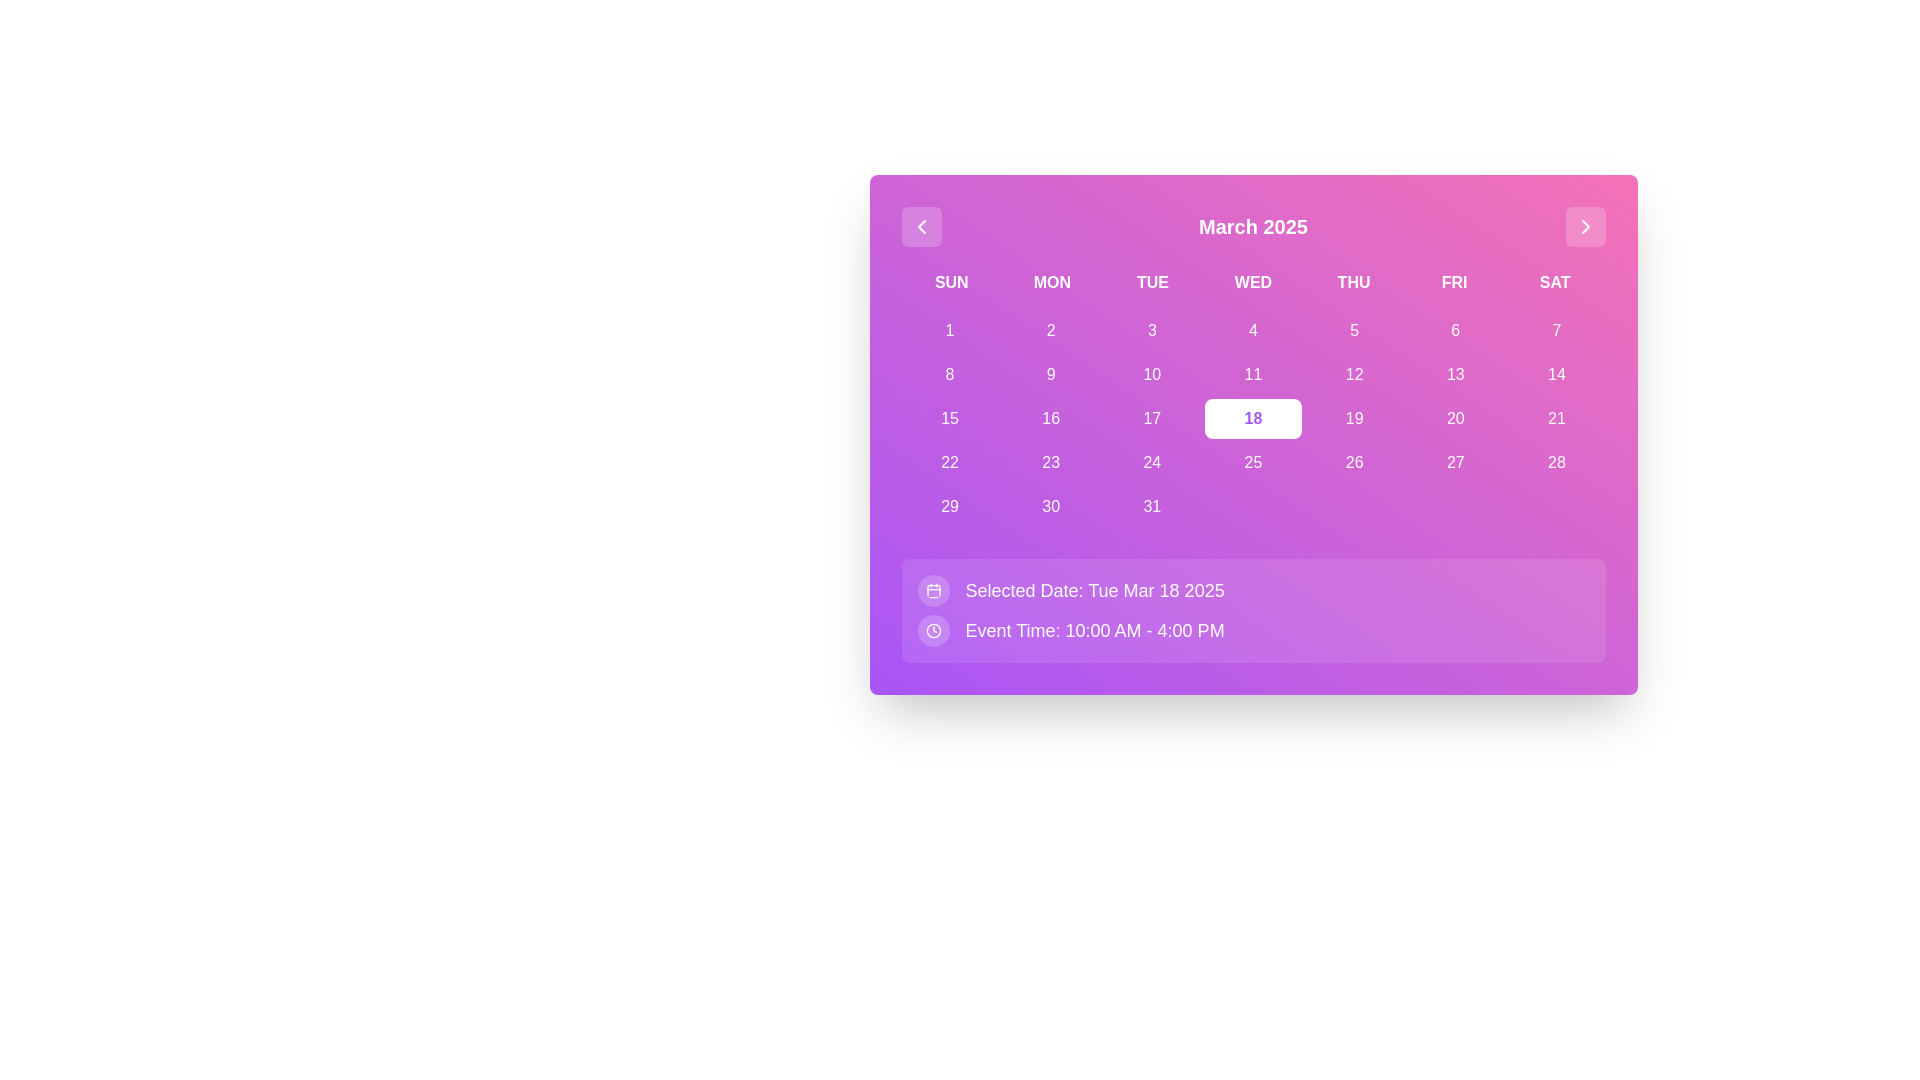 This screenshot has width=1920, height=1080. What do you see at coordinates (1555, 418) in the screenshot?
I see `the button` at bounding box center [1555, 418].